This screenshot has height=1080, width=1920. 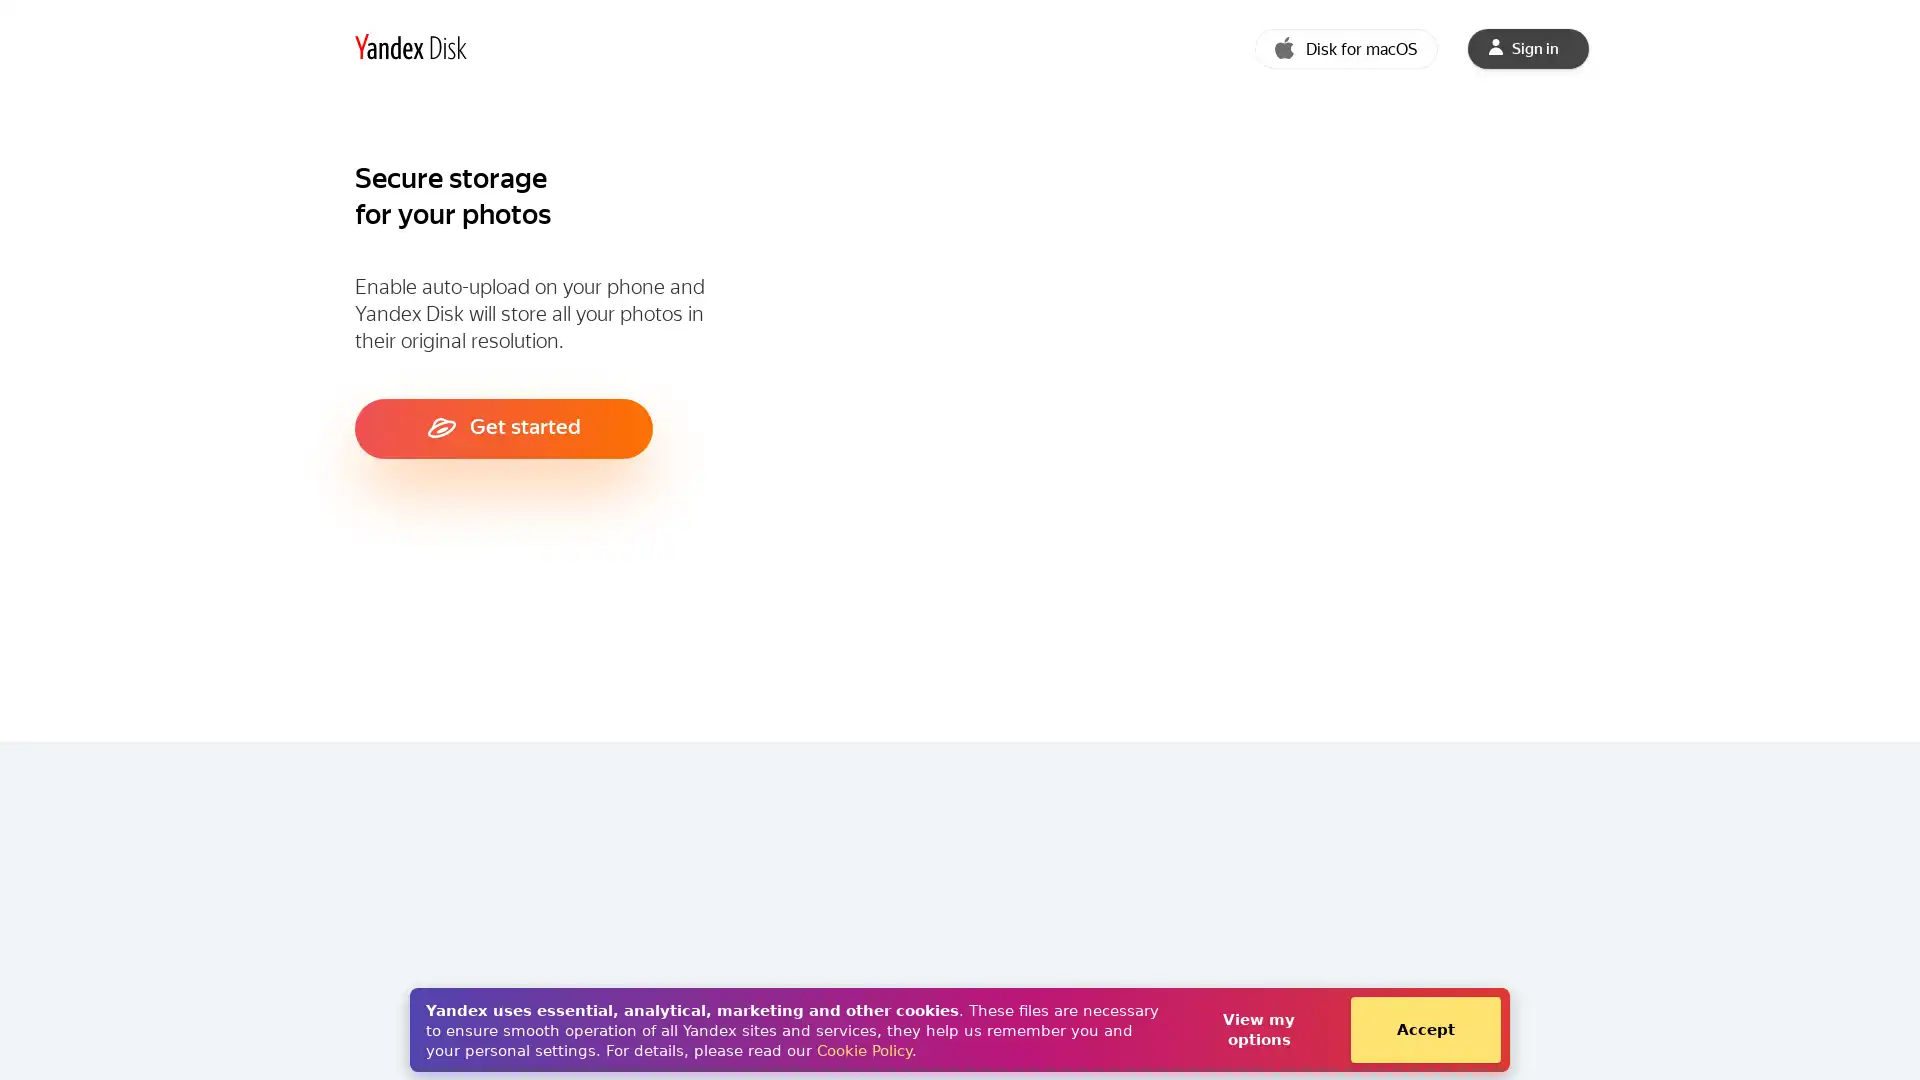 I want to click on Accept, so click(x=1424, y=1029).